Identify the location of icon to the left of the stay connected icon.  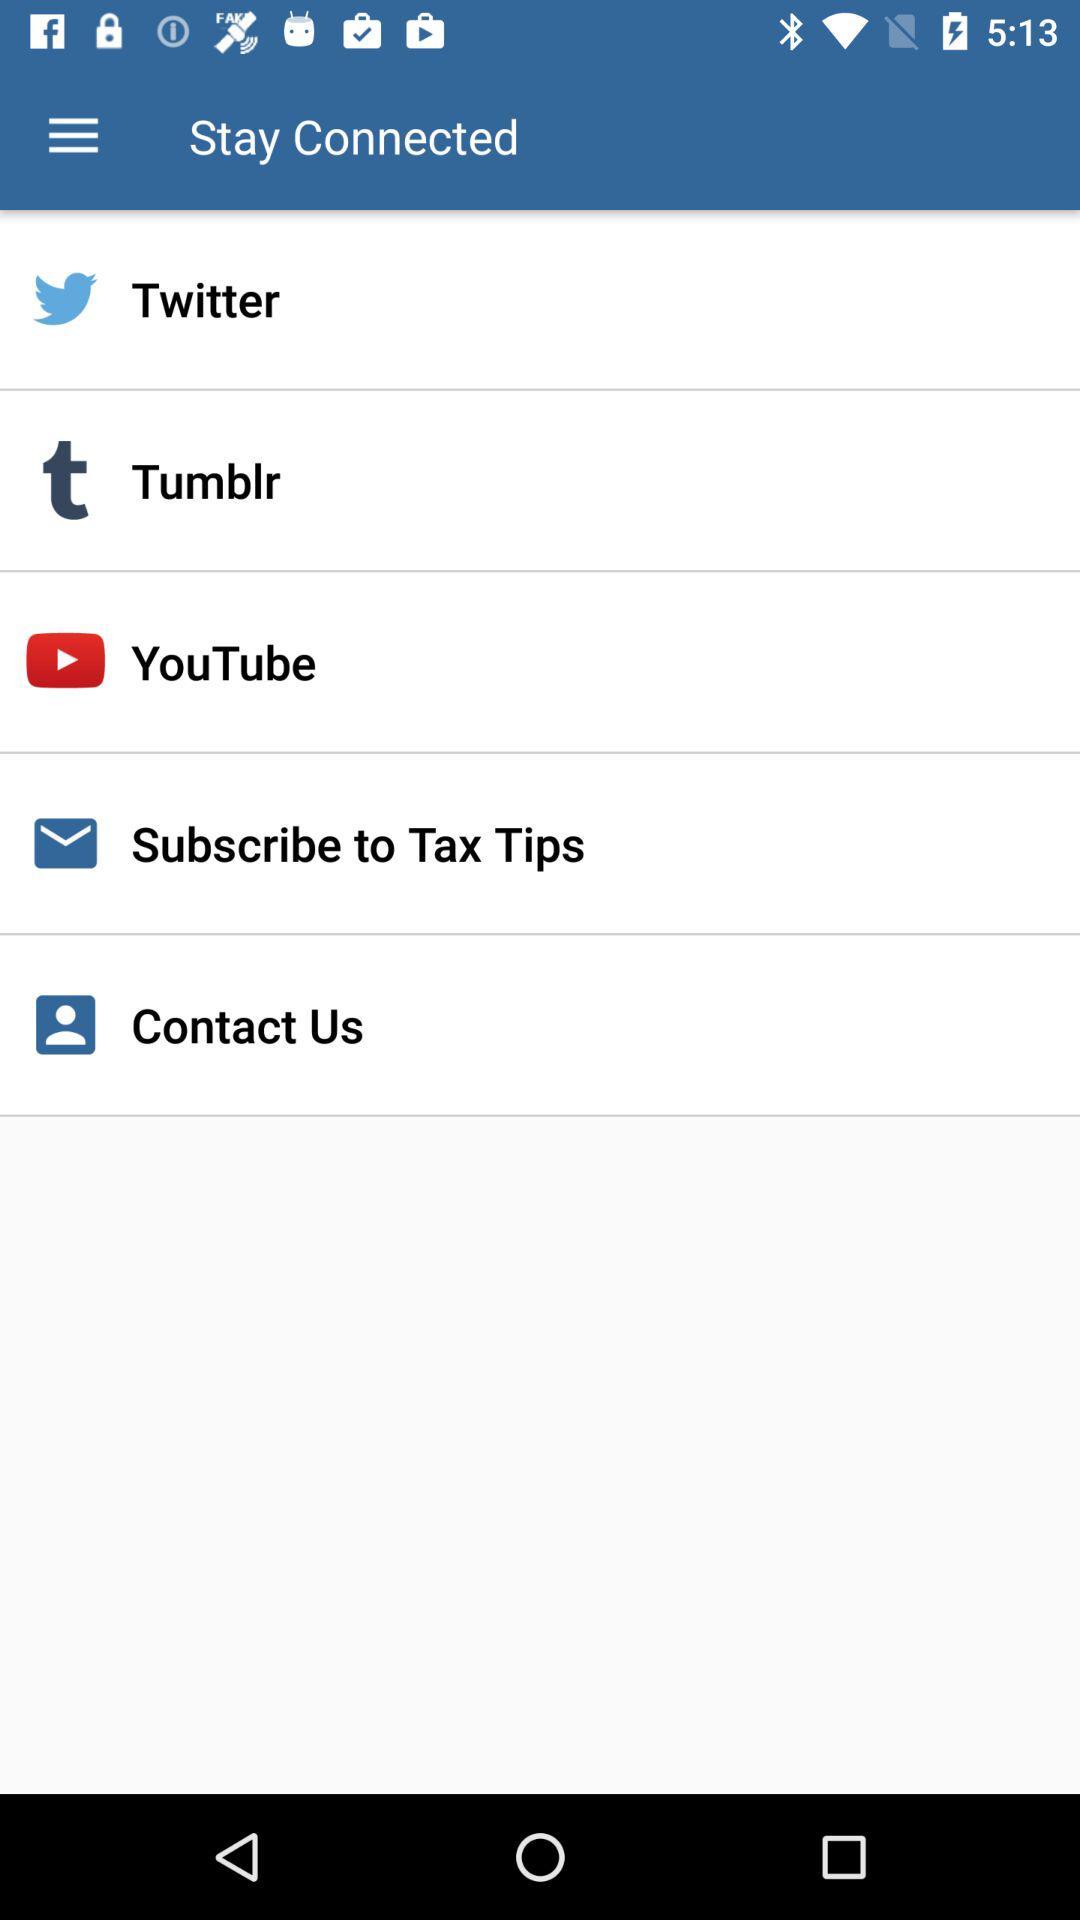
(72, 135).